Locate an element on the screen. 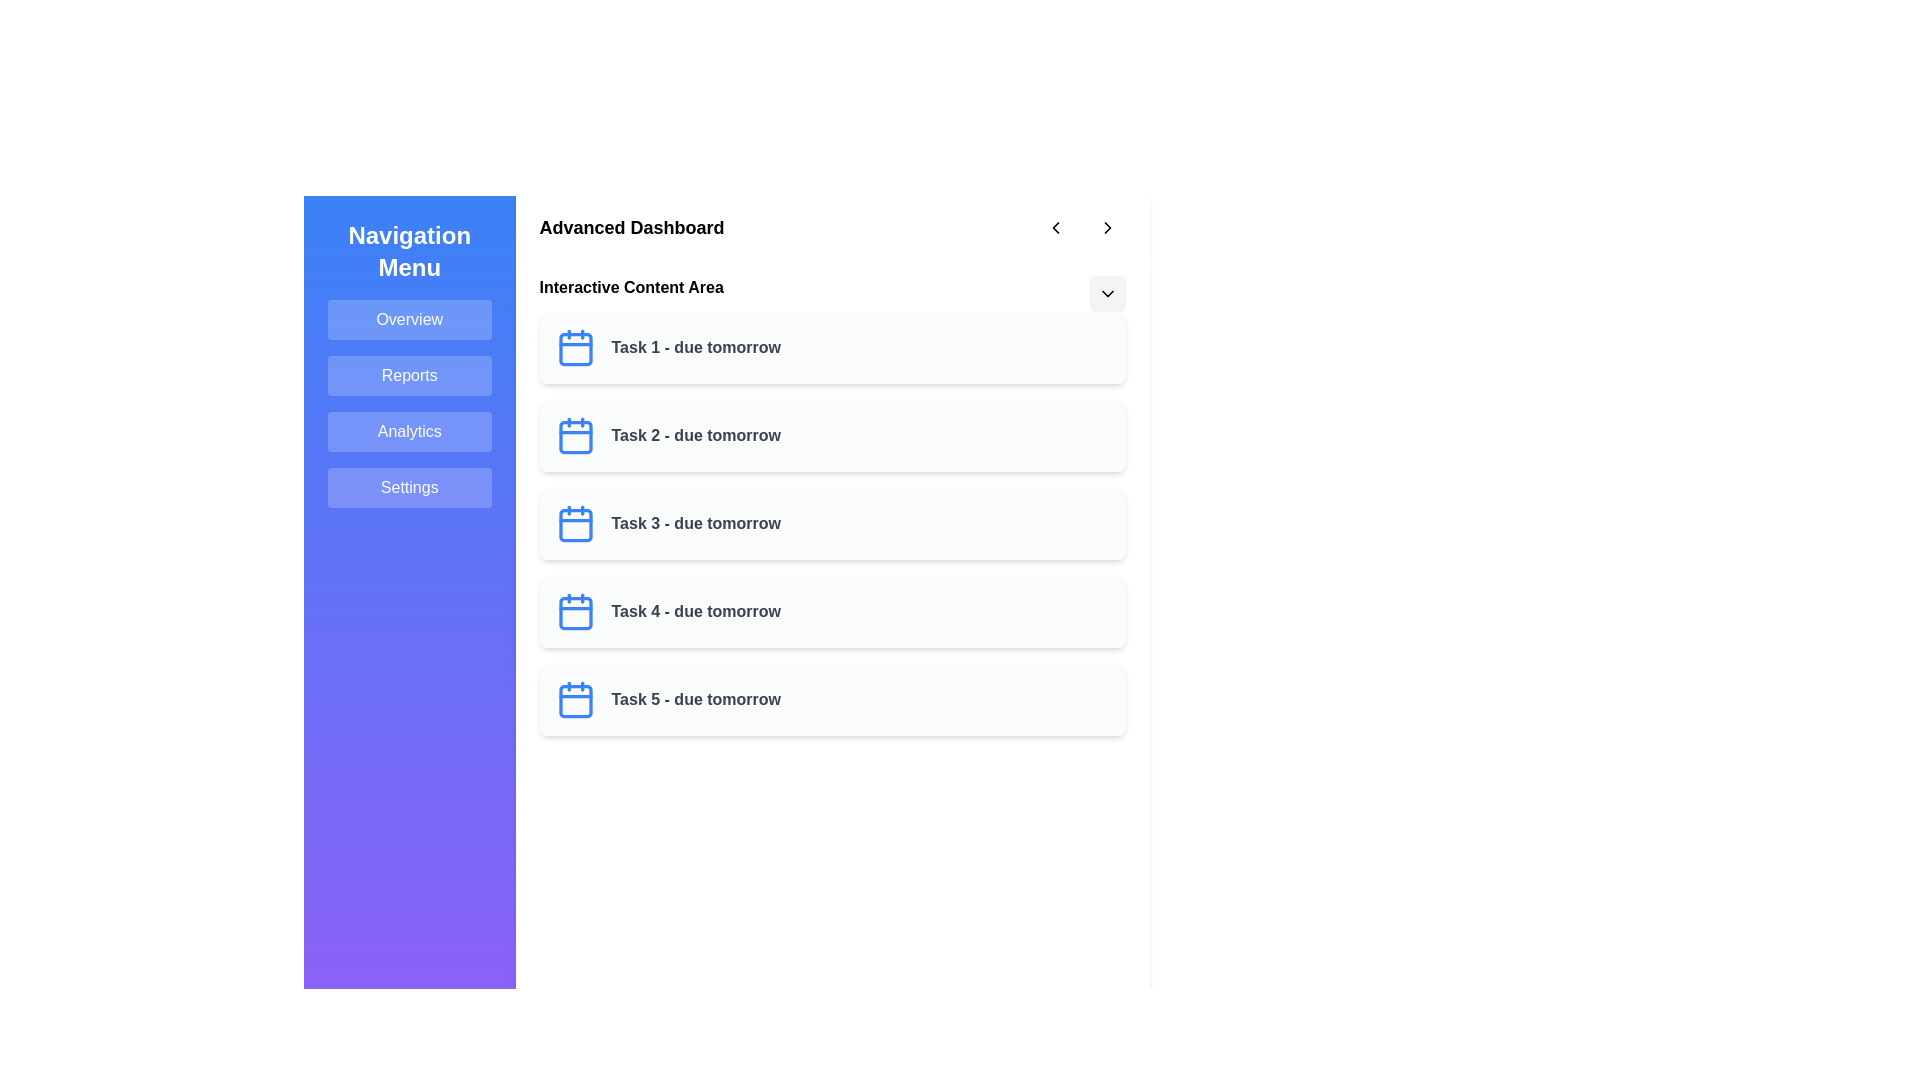  text from the Text Label displaying 'Task 2 - due tomorrow', which is positioned in the second row of the task list in the Interactive Content Area is located at coordinates (696, 434).